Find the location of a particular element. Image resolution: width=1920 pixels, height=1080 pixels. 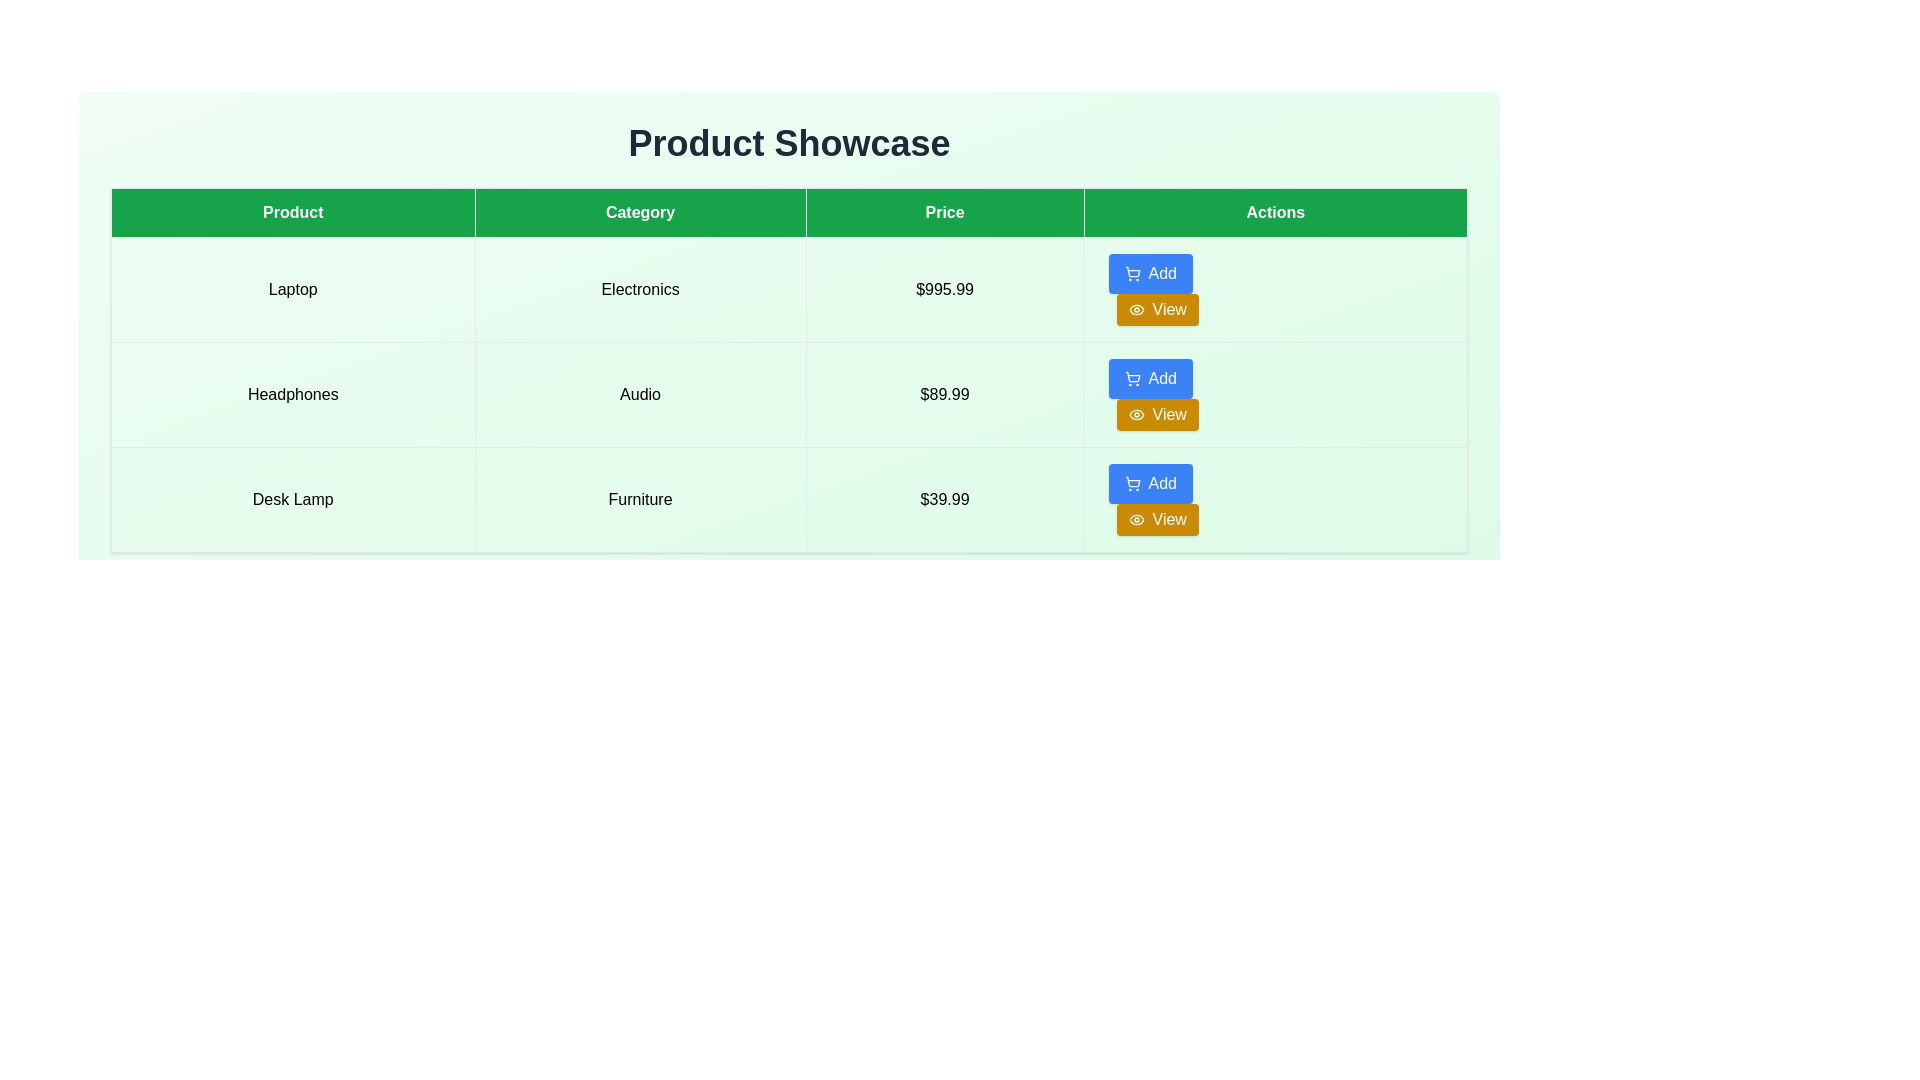

table cell containing the text 'Electronics' that is styled with a light-green background and centered black text, located in the second column of the row regarding 'Laptop' is located at coordinates (640, 289).